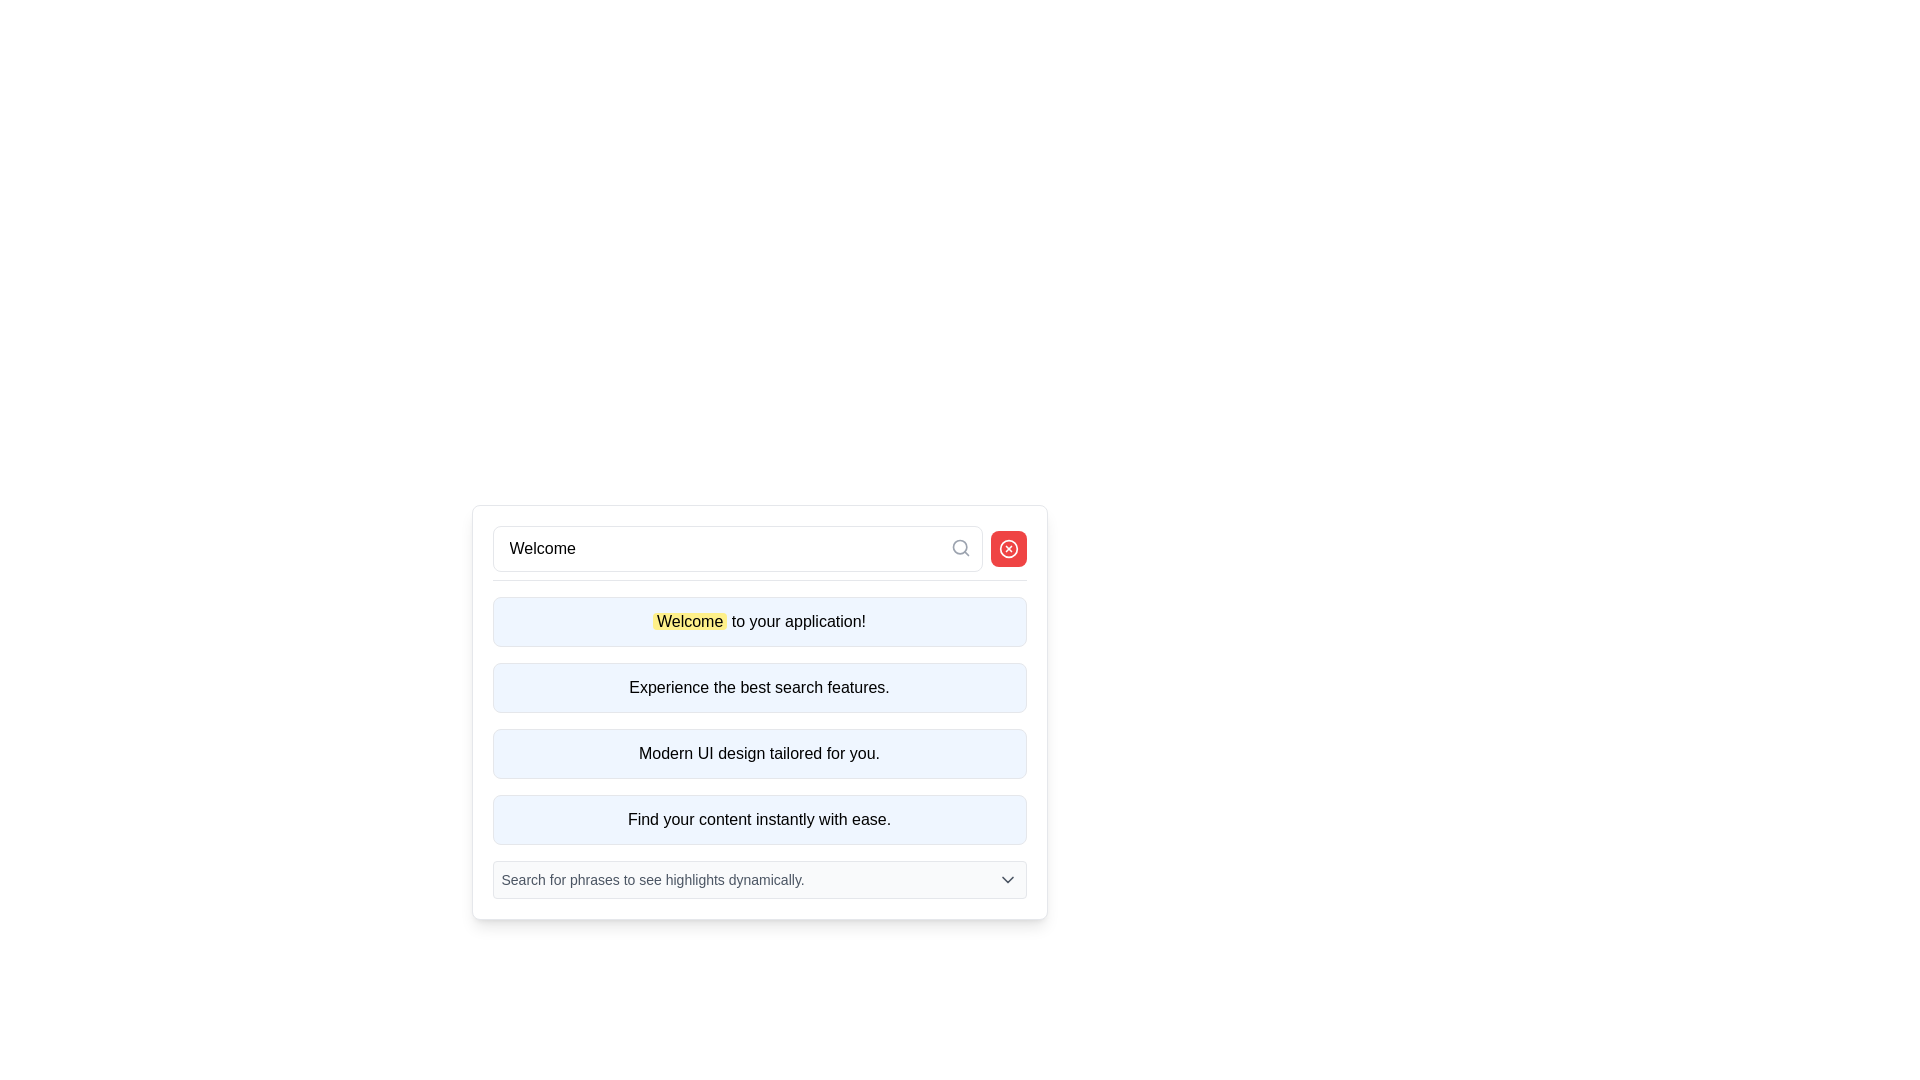 This screenshot has width=1920, height=1080. I want to click on informative text block located in the central part of the interface, which is the third item in a vertical list, providing guidance about UI design features, so click(758, 753).